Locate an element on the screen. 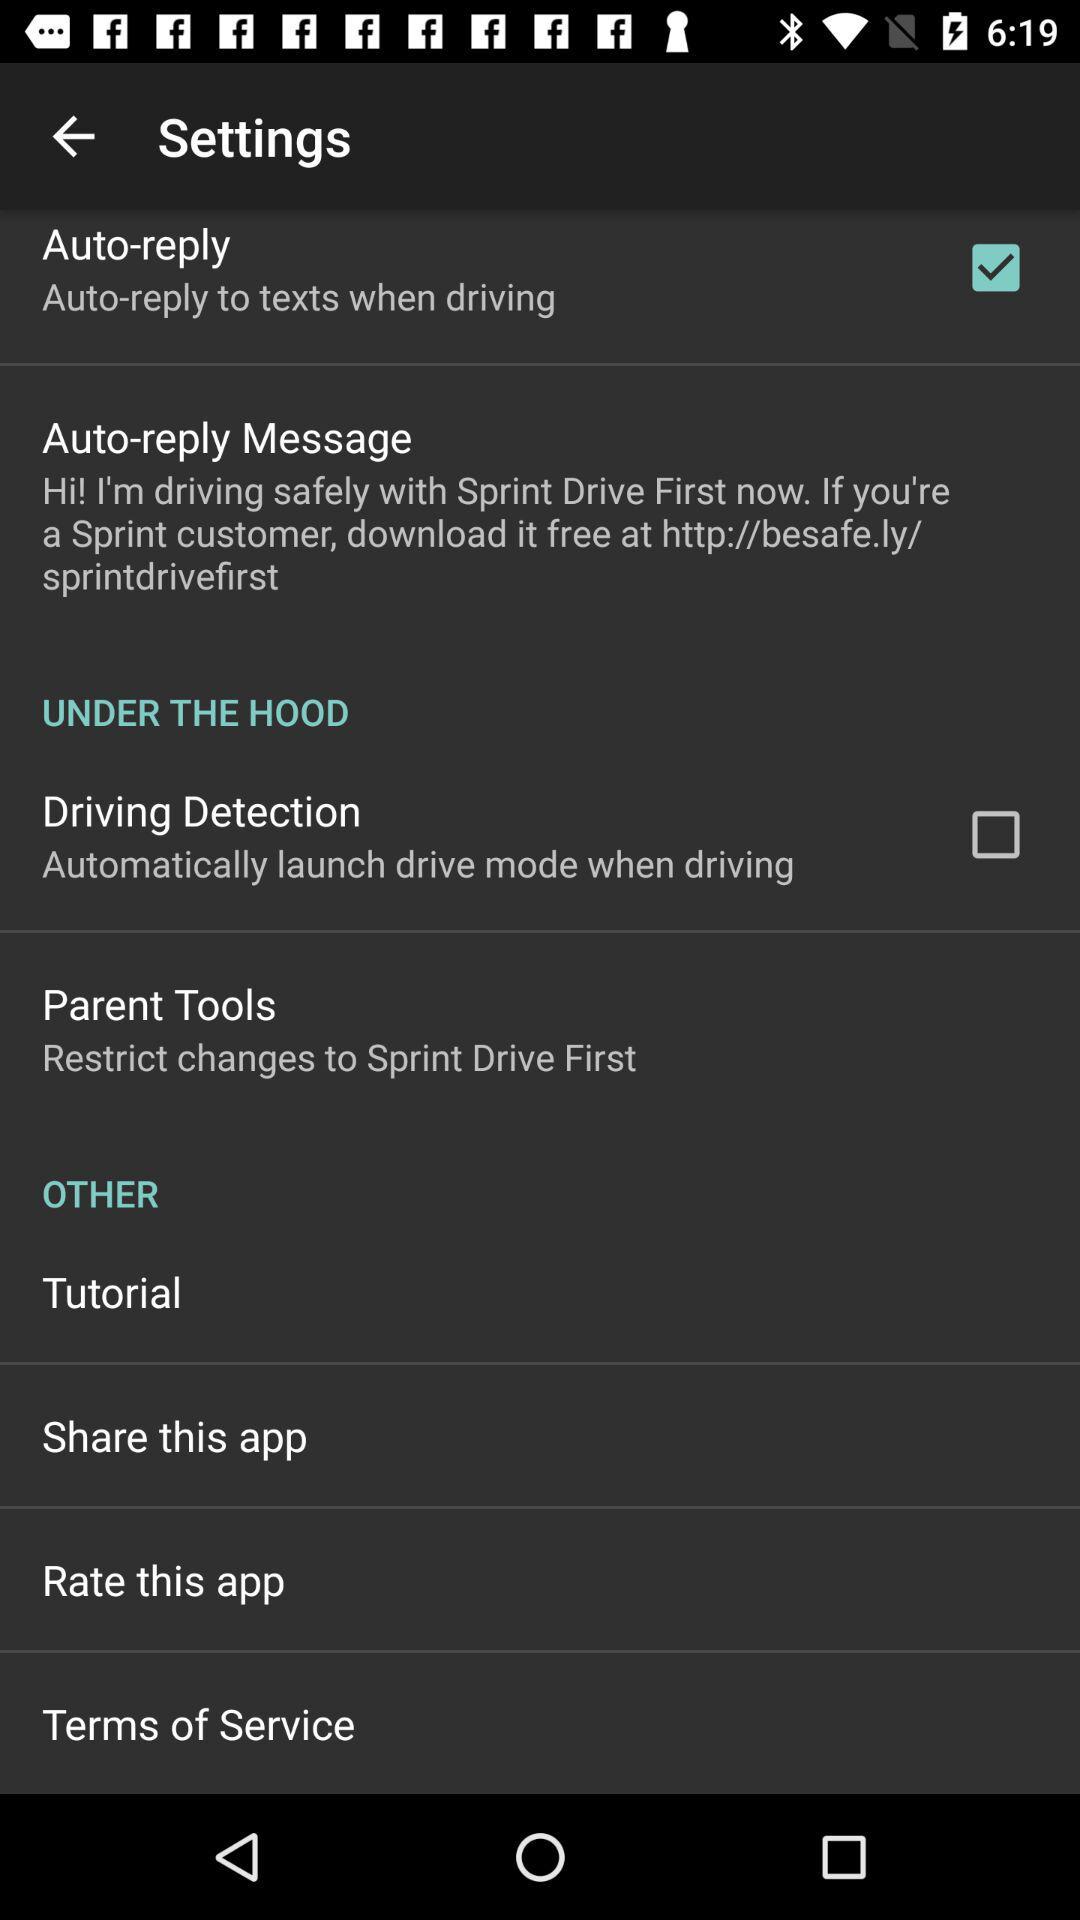  the icon to the left of settings item is located at coordinates (72, 135).